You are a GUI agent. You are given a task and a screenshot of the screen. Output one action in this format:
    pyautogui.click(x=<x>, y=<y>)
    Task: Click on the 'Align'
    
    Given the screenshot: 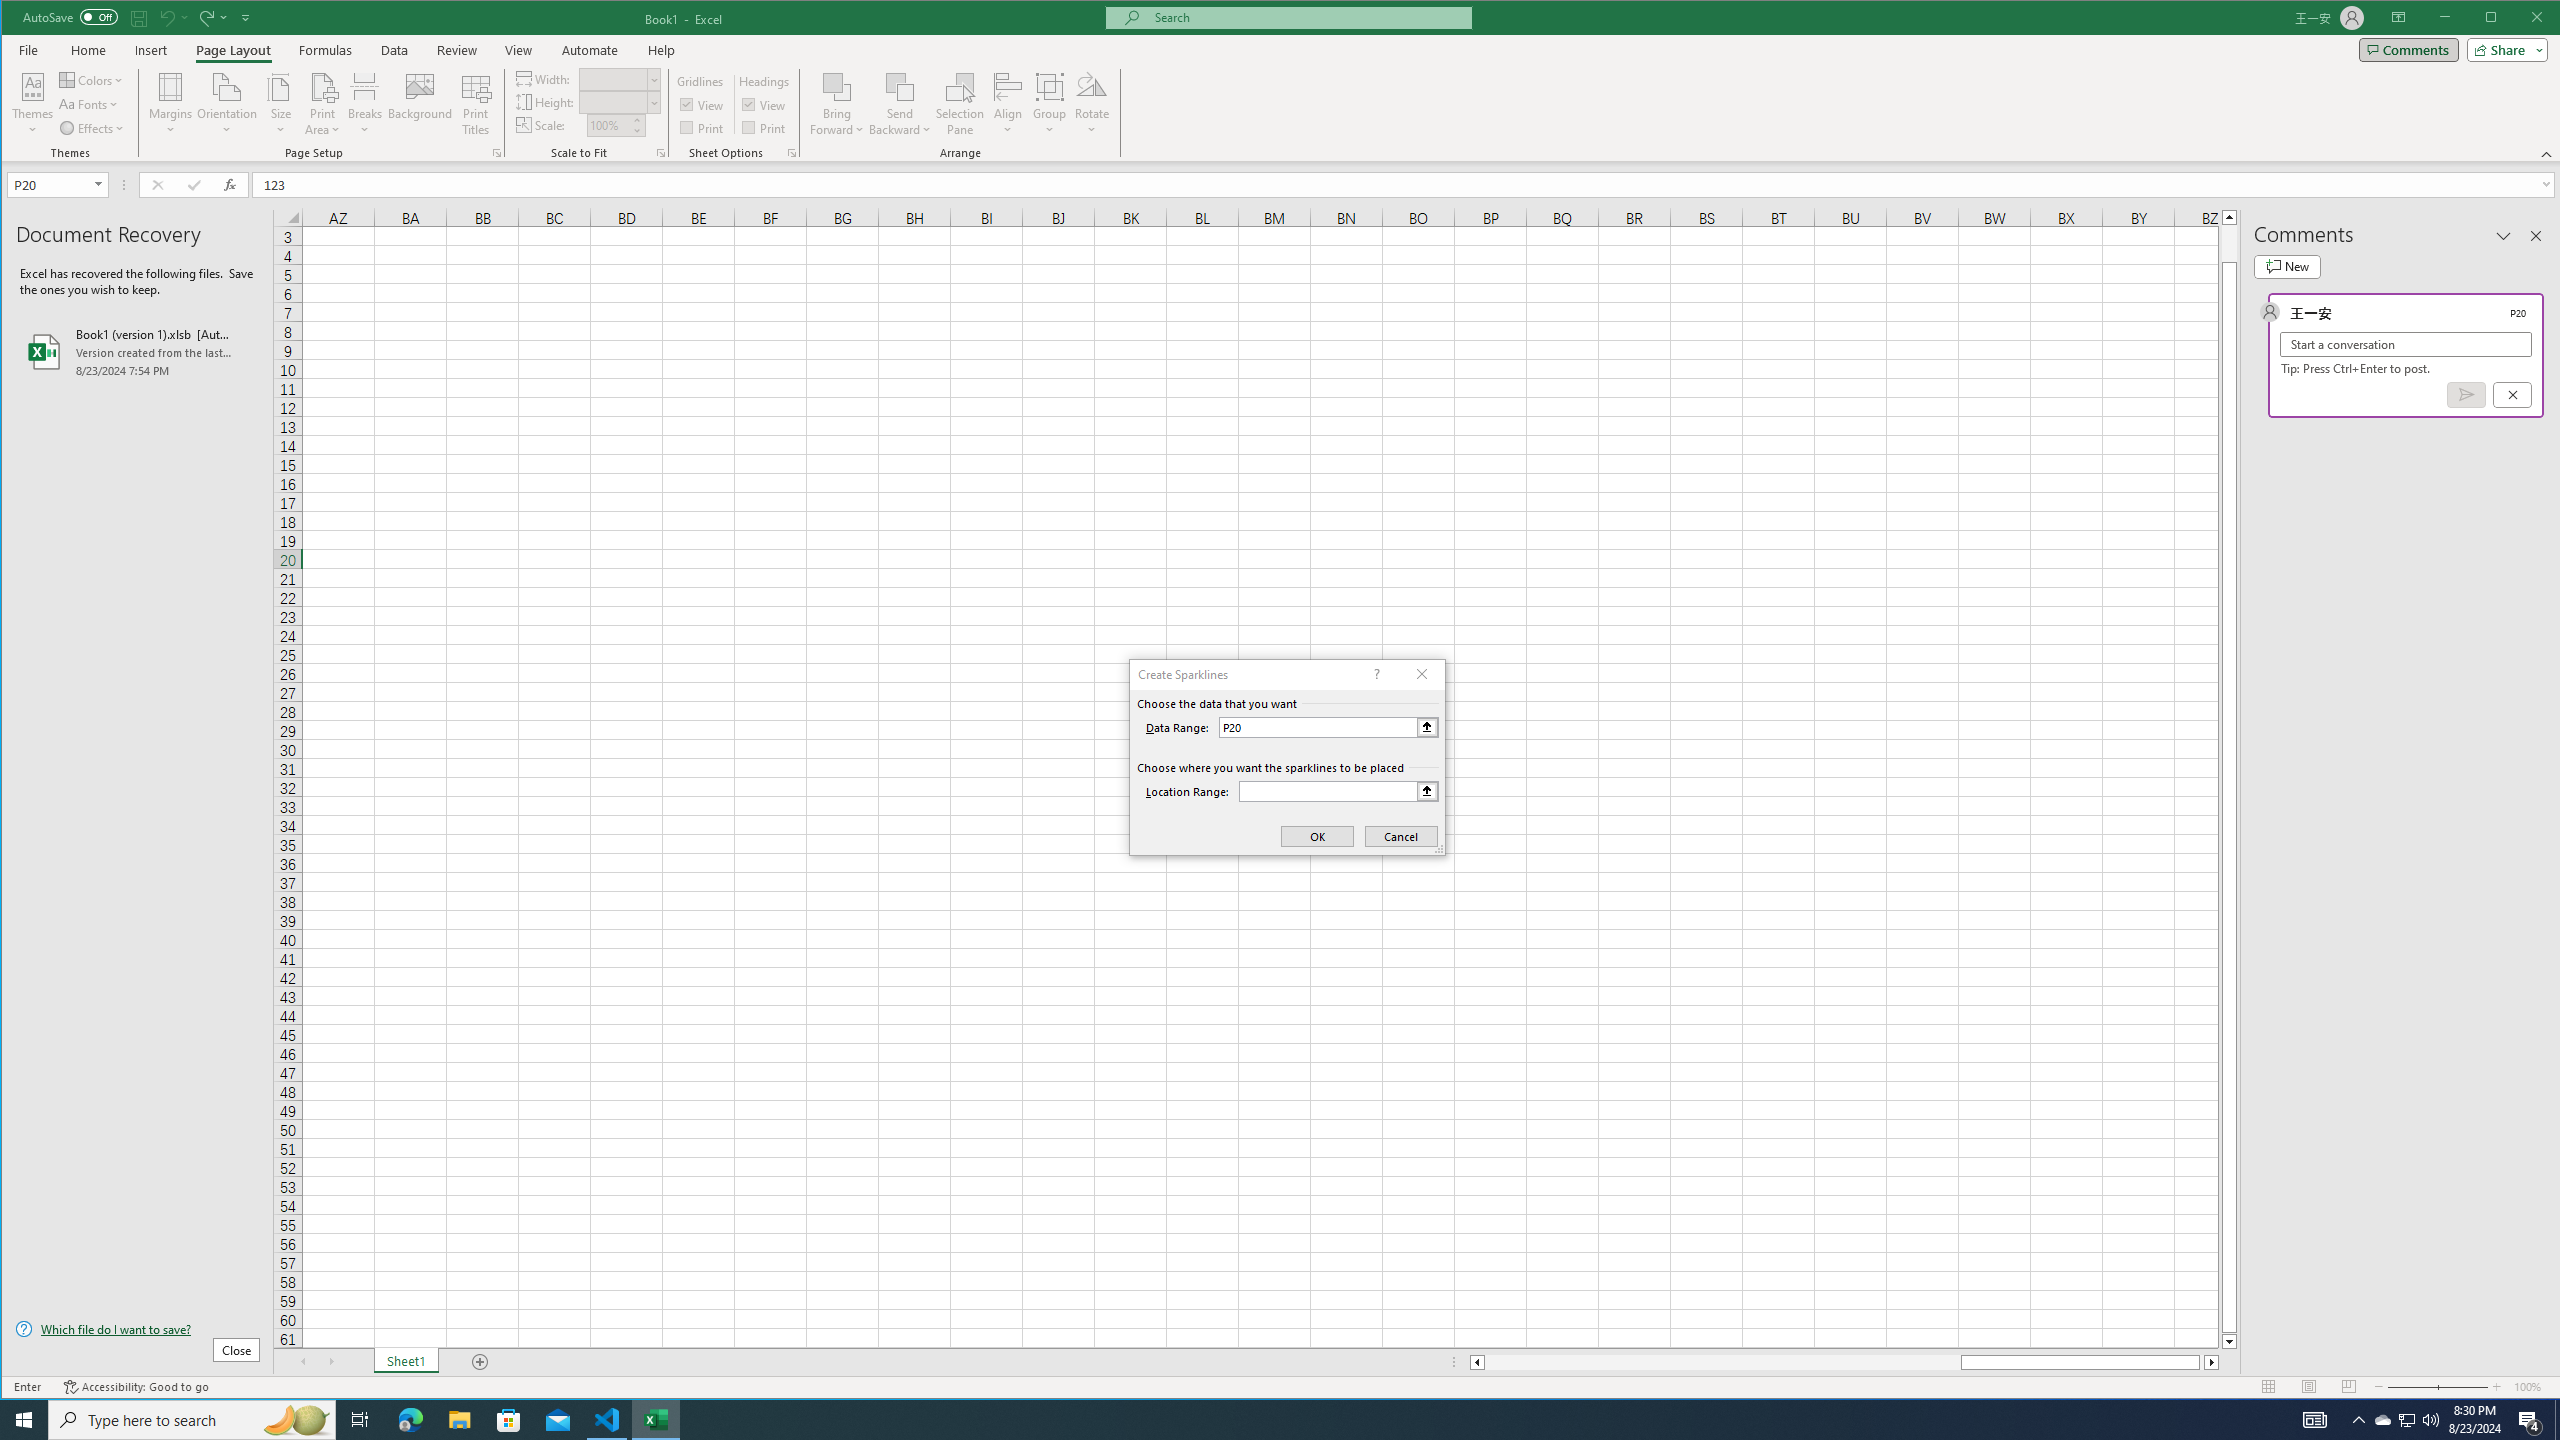 What is the action you would take?
    pyautogui.click(x=1007, y=103)
    